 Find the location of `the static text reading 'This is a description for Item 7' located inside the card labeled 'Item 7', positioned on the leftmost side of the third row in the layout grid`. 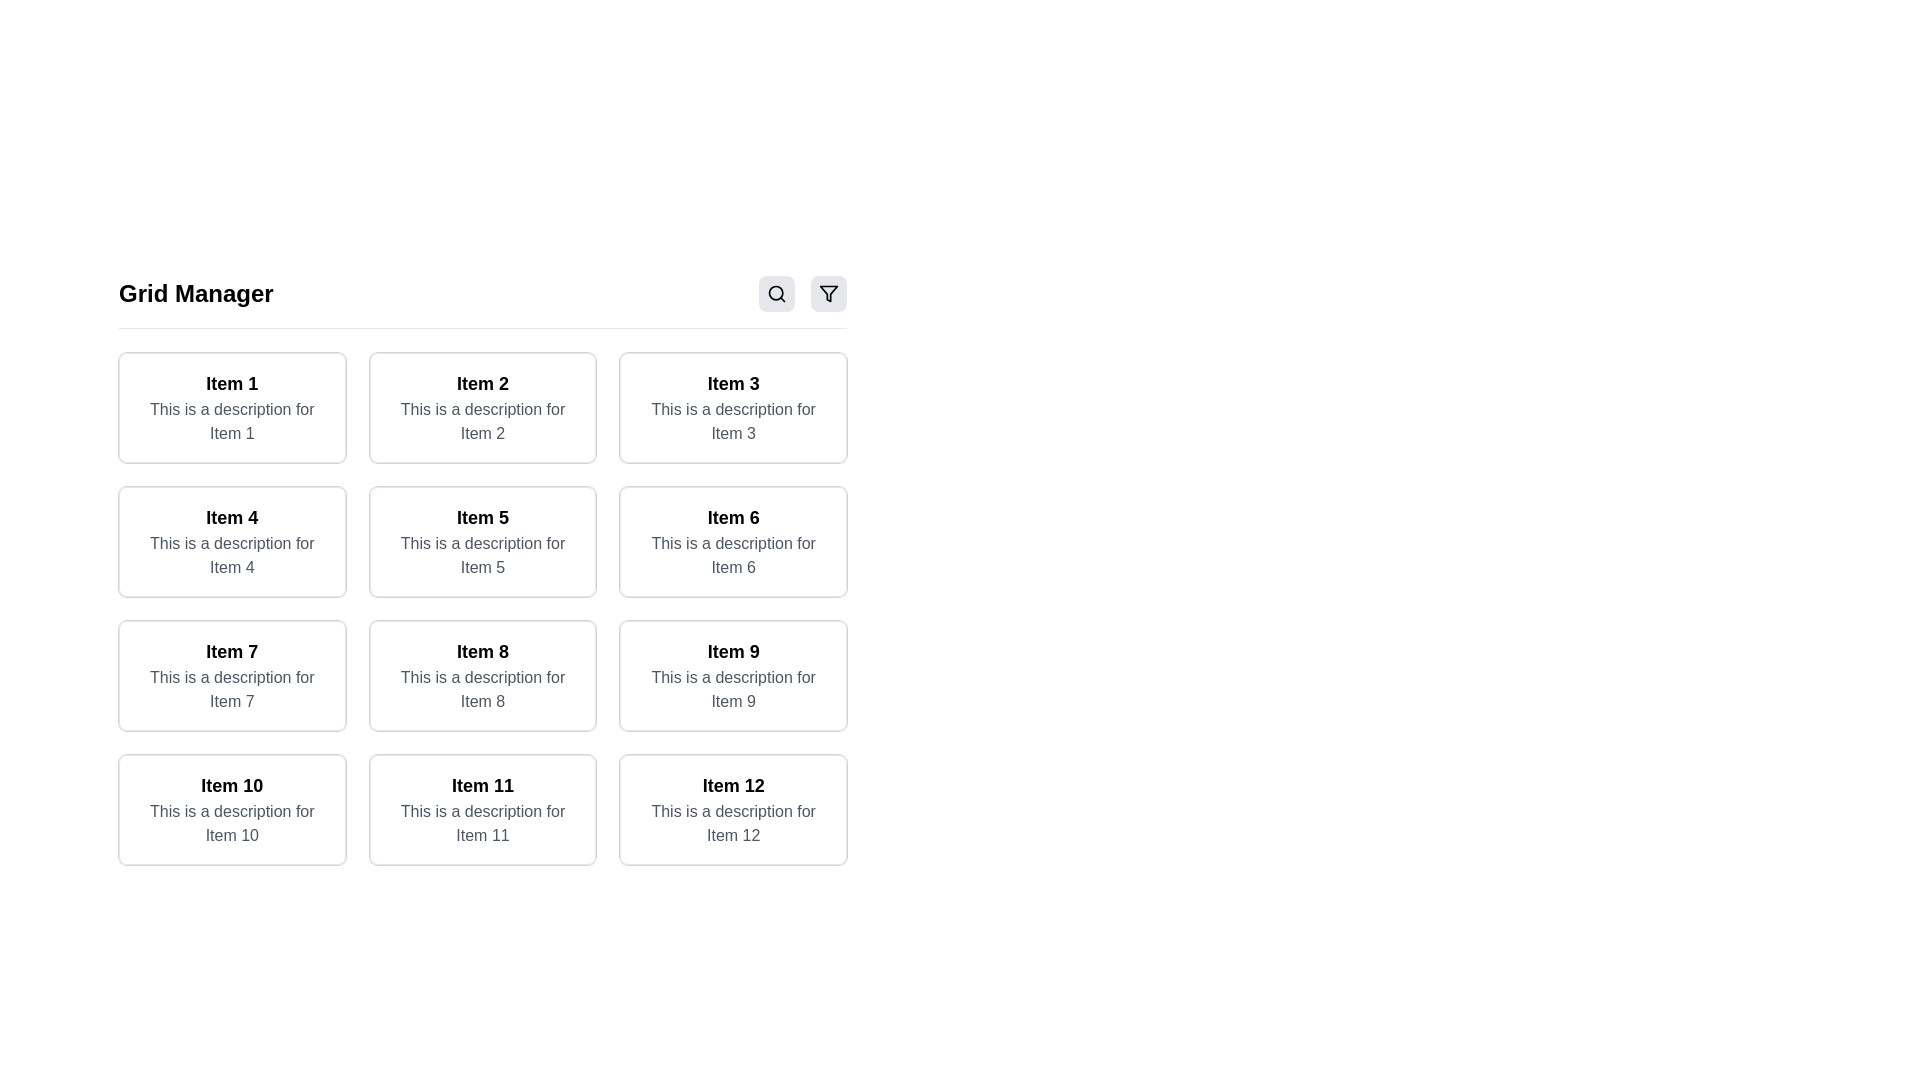

the static text reading 'This is a description for Item 7' located inside the card labeled 'Item 7', positioned on the leftmost side of the third row in the layout grid is located at coordinates (232, 689).